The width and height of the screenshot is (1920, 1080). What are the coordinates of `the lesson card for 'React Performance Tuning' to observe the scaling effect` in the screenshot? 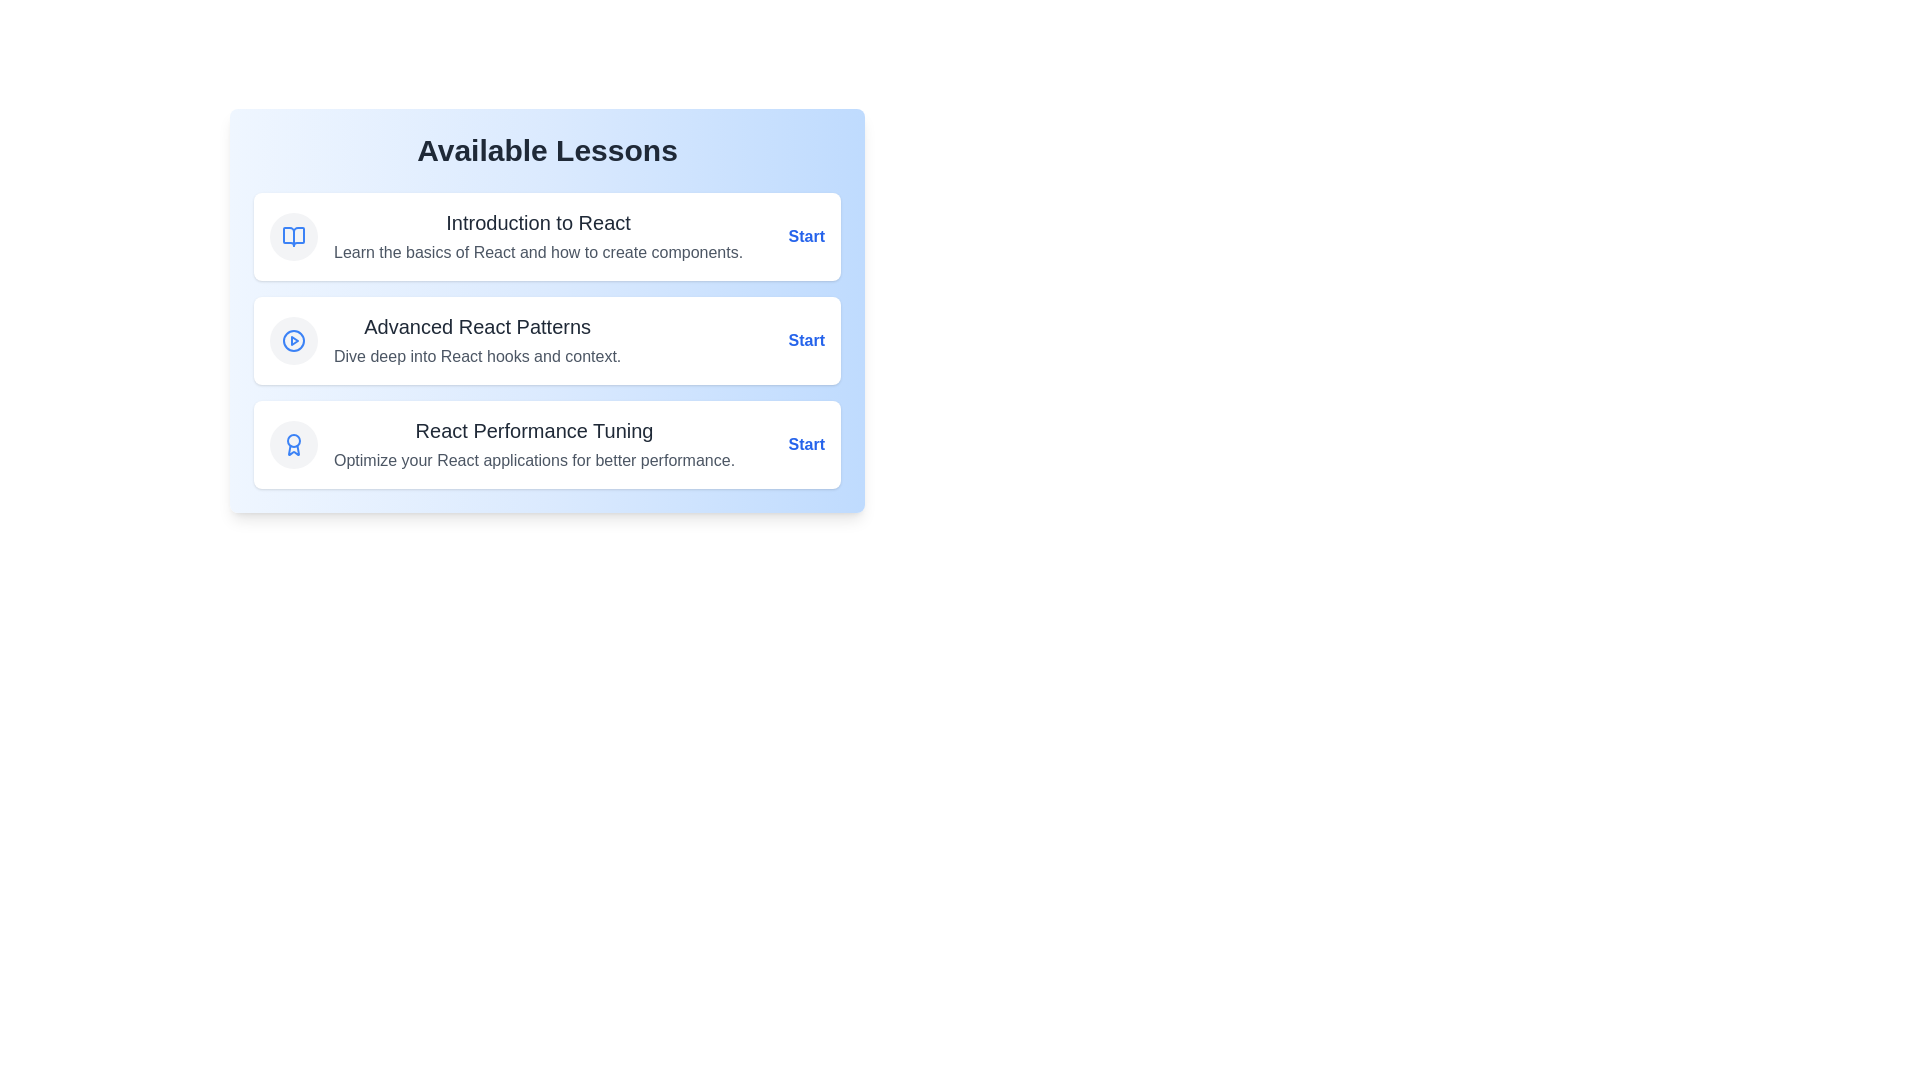 It's located at (547, 443).